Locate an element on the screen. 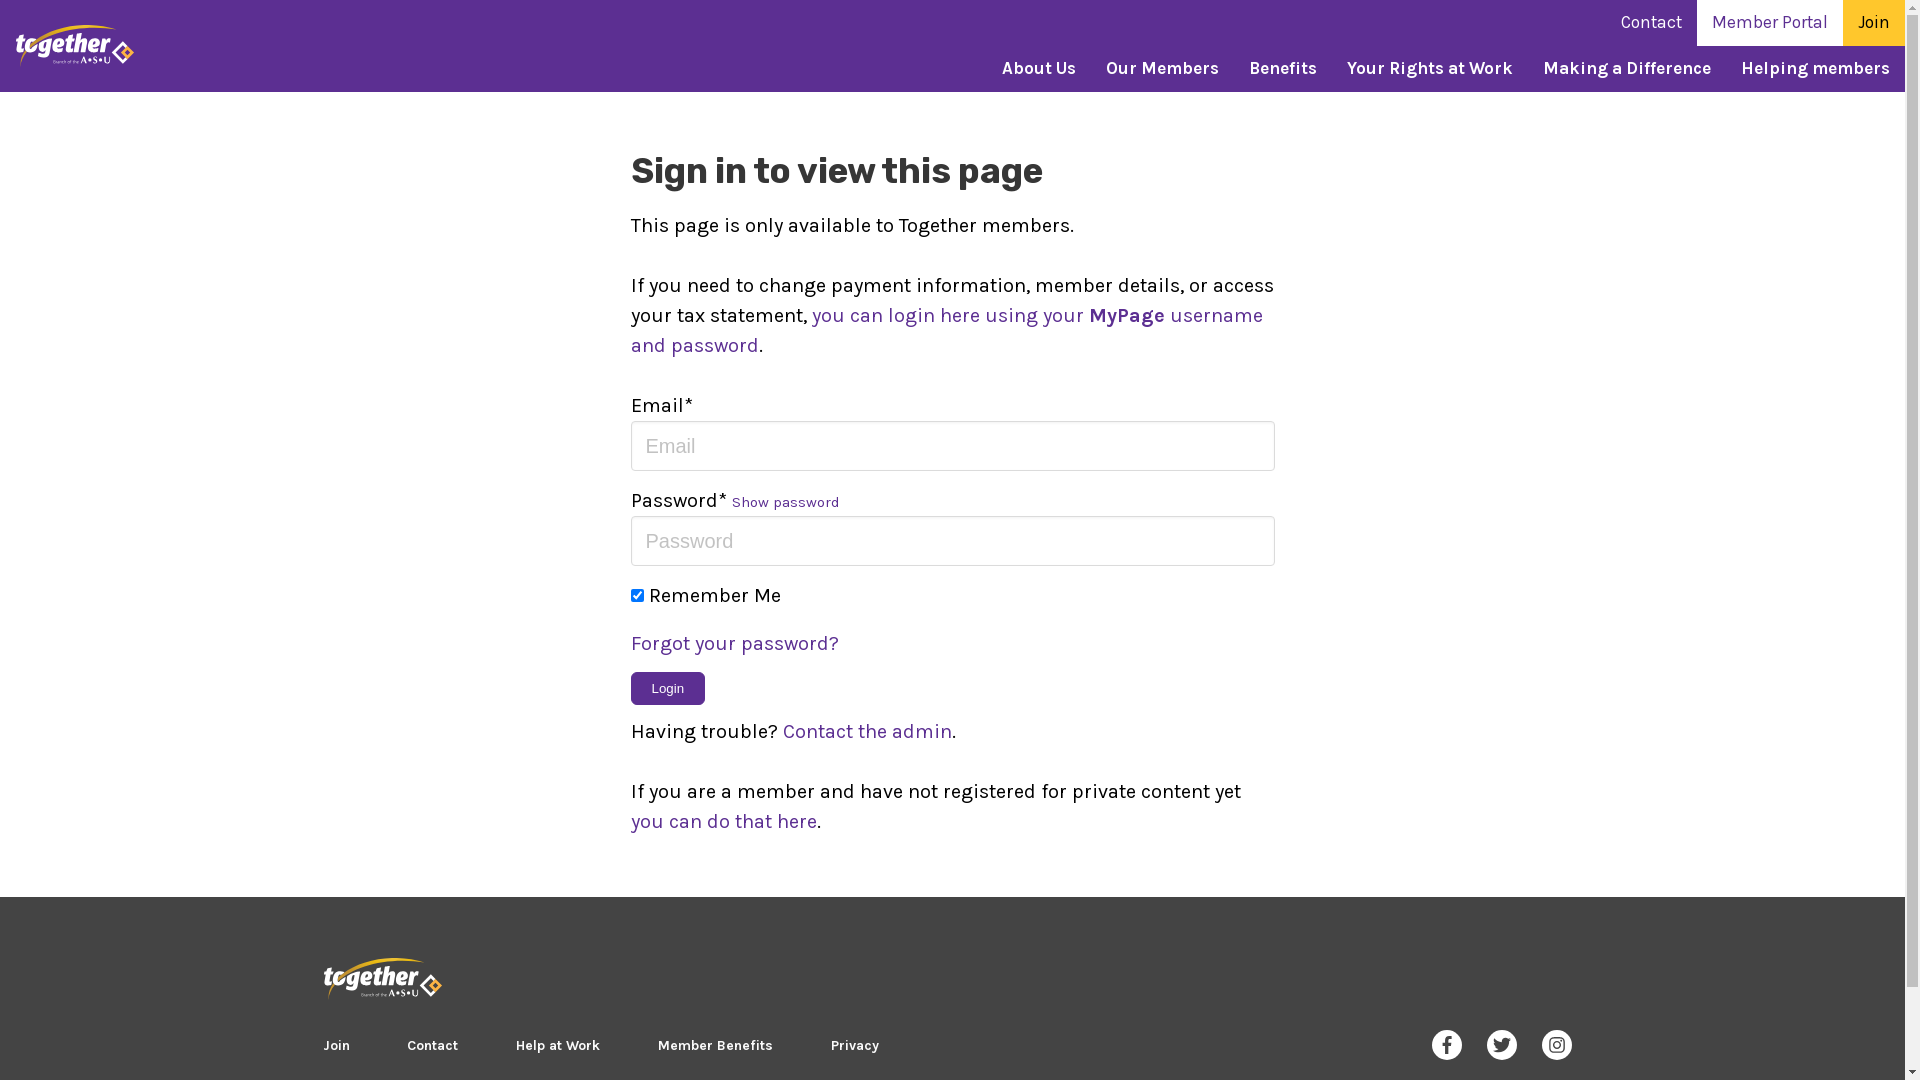  'Contact' is located at coordinates (431, 1044).